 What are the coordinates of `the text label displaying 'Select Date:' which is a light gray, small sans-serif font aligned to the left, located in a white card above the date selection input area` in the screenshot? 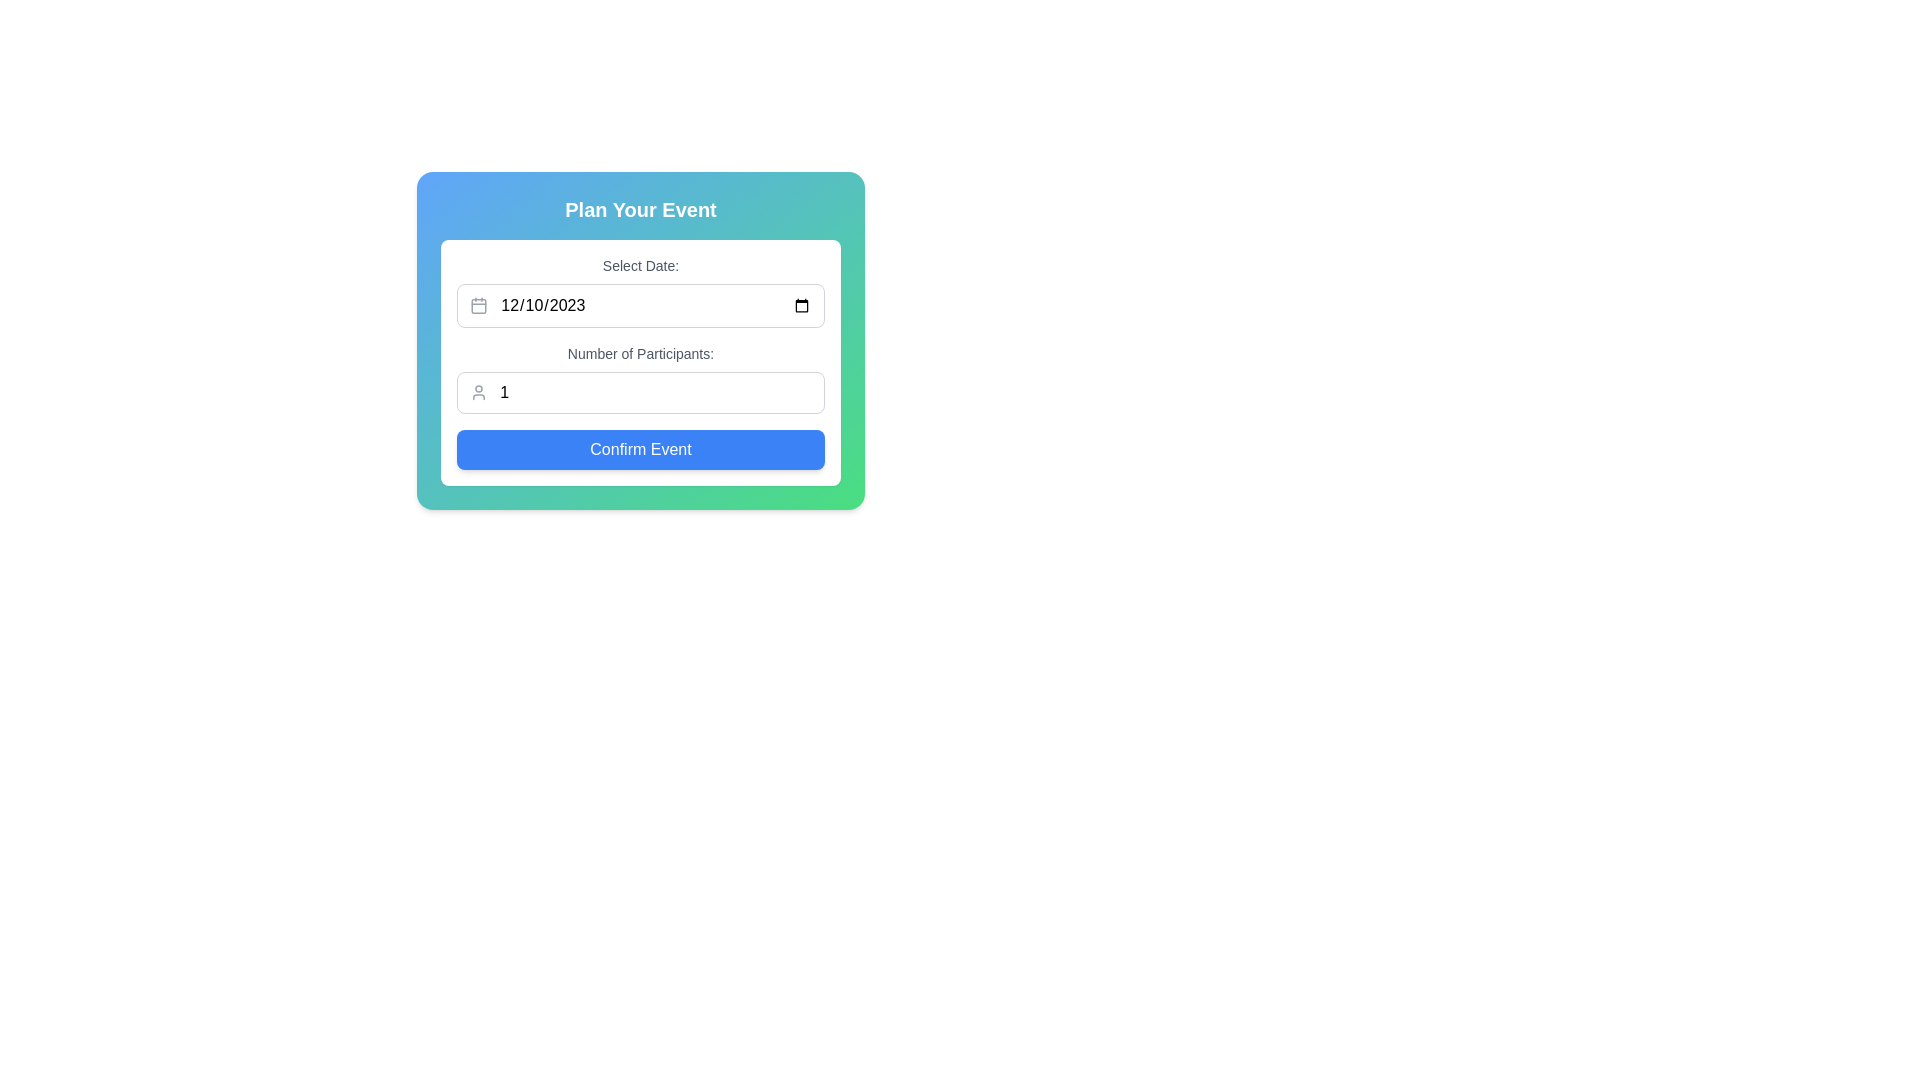 It's located at (641, 265).